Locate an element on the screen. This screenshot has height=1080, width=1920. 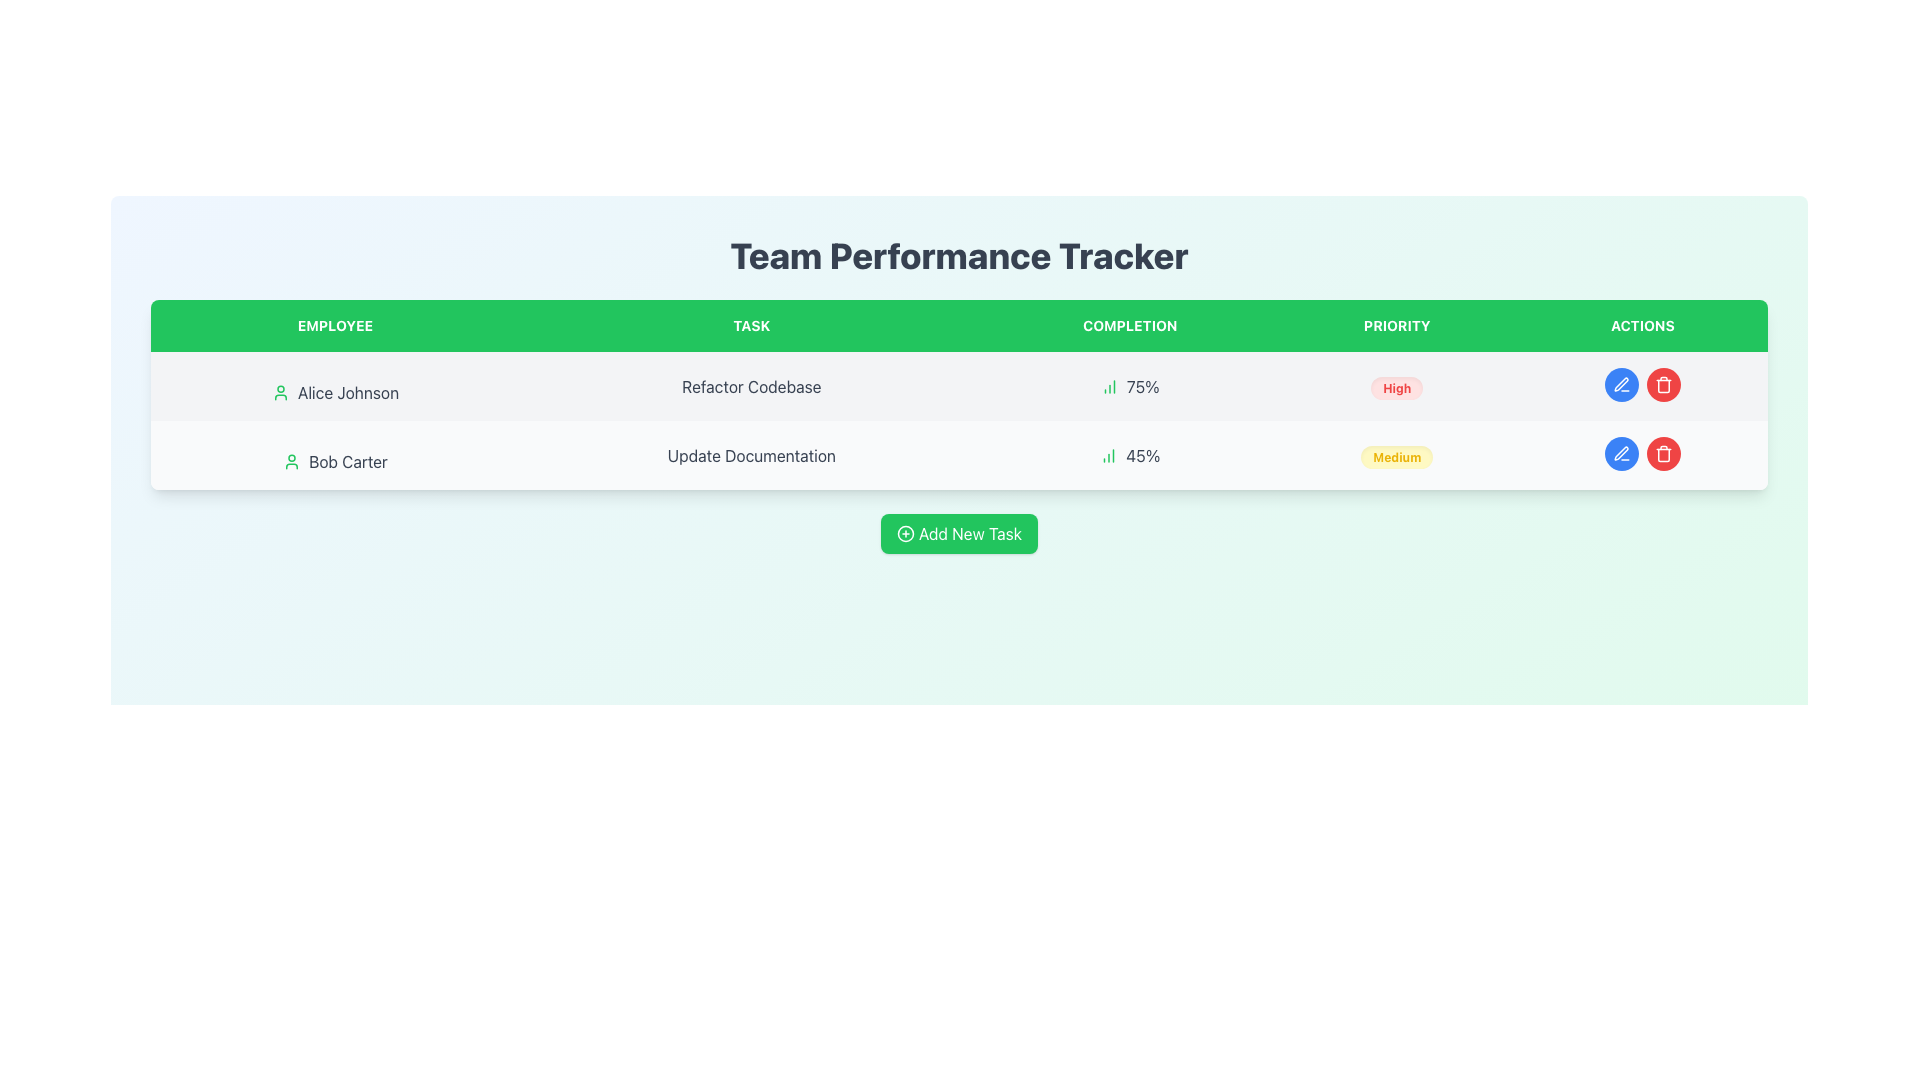
the red rounded button with a trash can icon is located at coordinates (1663, 454).